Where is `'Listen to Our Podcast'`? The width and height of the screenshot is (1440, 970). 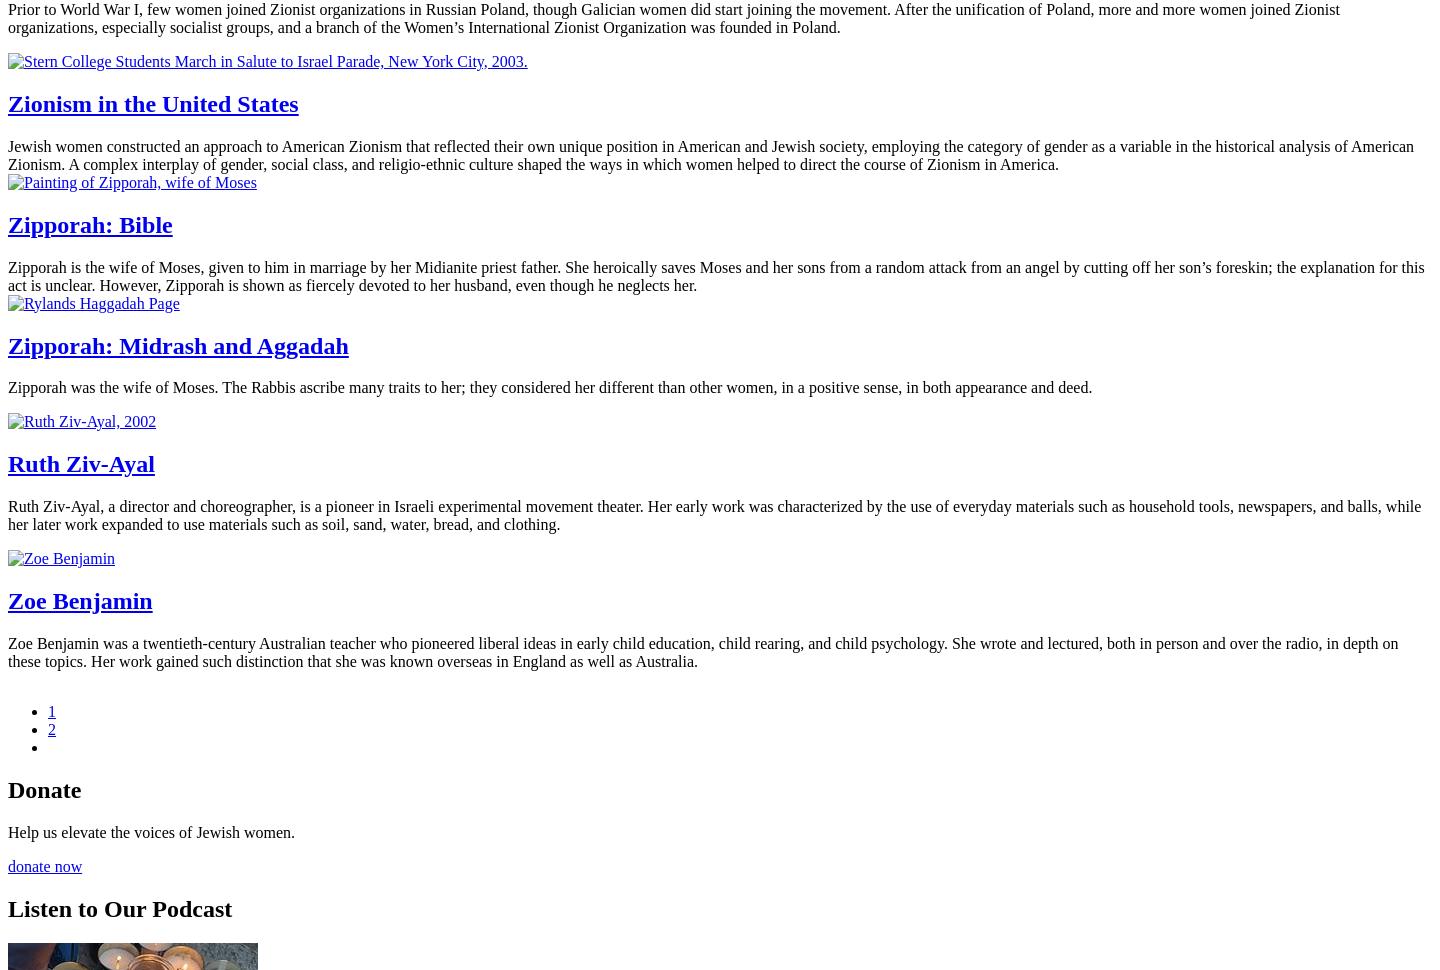
'Listen to Our Podcast' is located at coordinates (119, 908).